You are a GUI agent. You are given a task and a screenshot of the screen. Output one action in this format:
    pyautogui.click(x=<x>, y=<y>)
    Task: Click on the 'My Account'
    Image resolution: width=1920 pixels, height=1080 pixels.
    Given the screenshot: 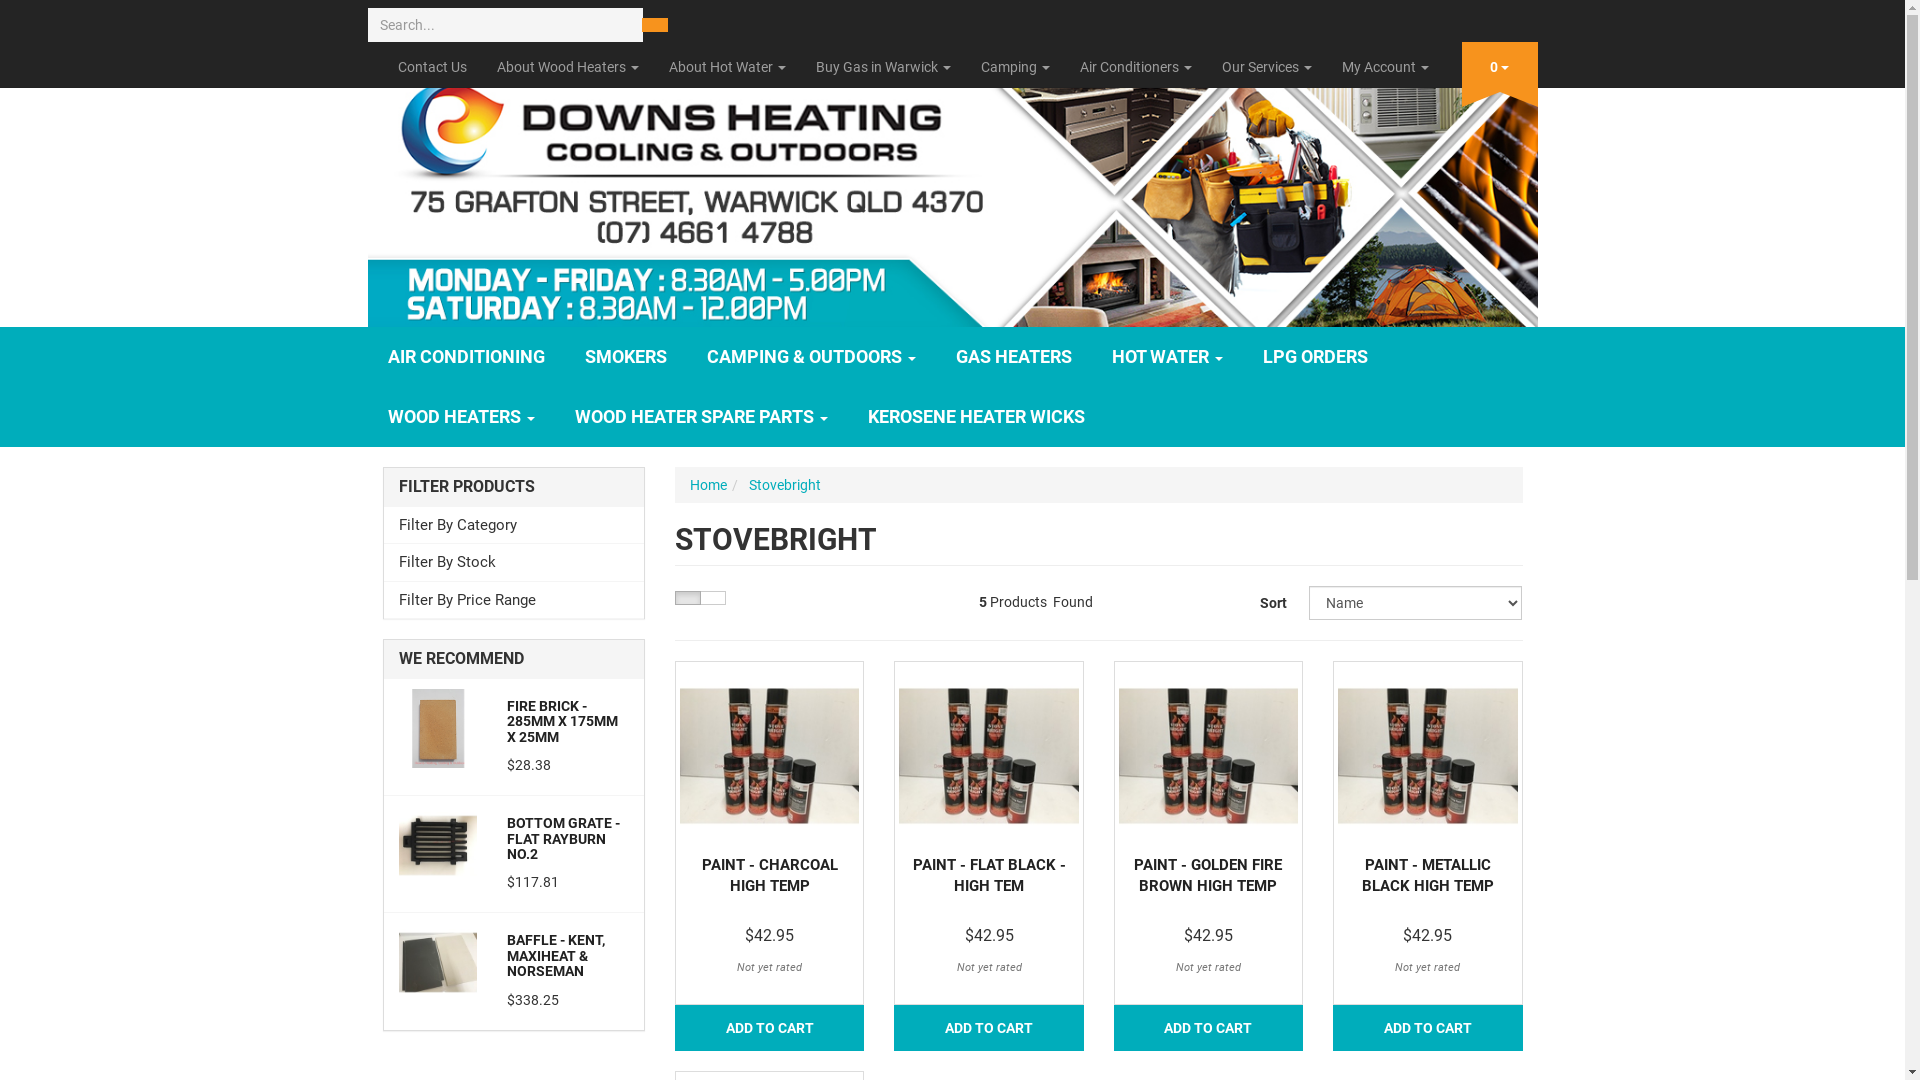 What is the action you would take?
    pyautogui.click(x=1325, y=65)
    